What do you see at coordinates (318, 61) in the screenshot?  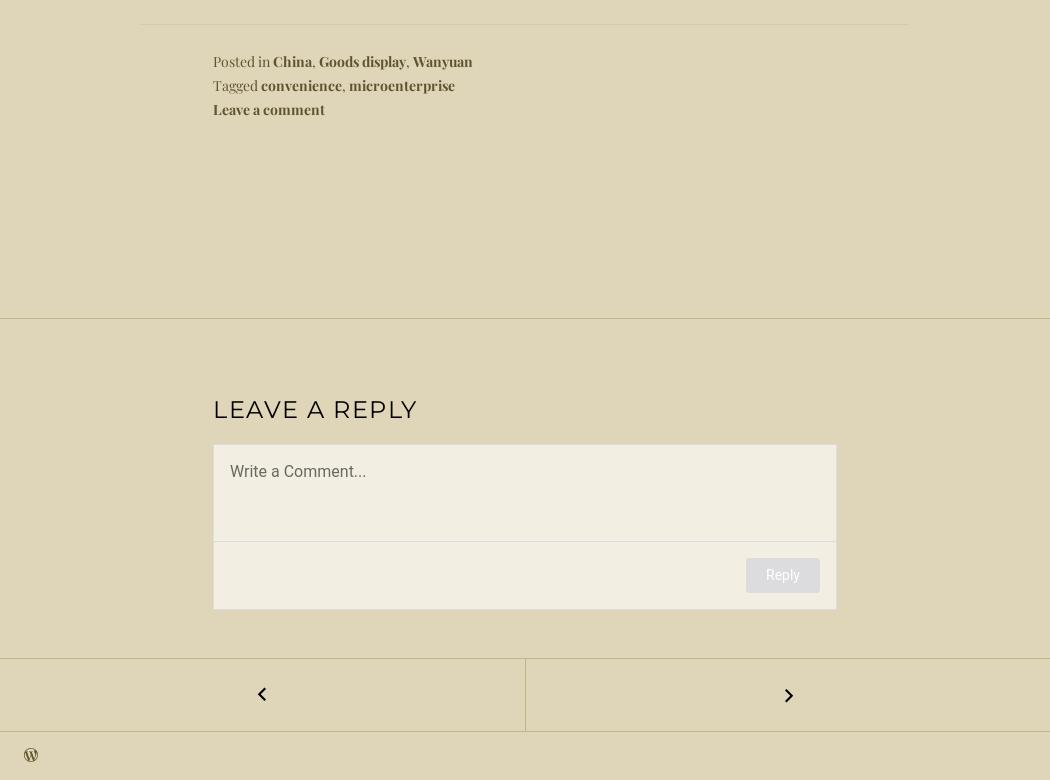 I see `'Goods display'` at bounding box center [318, 61].